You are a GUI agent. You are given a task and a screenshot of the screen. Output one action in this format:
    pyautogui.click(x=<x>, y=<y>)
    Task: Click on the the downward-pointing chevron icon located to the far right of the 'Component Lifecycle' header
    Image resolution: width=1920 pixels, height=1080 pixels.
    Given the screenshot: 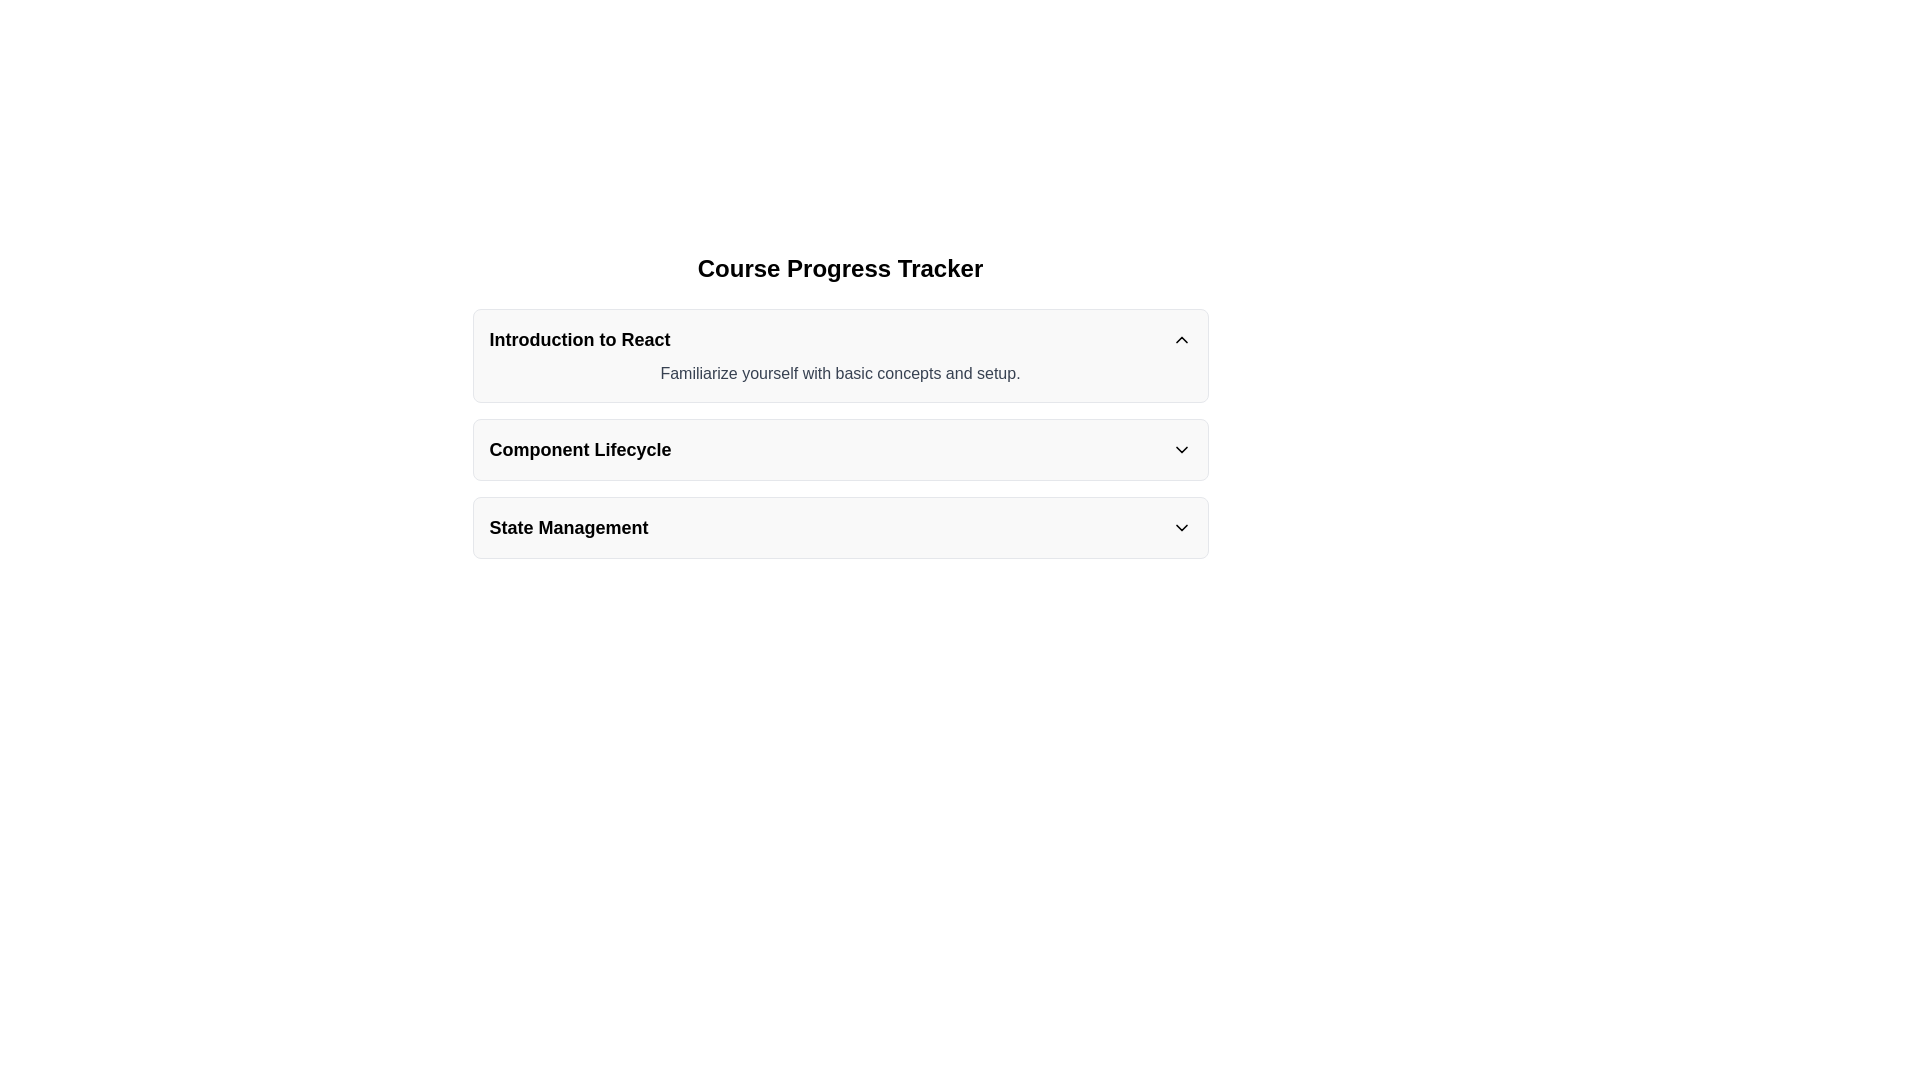 What is the action you would take?
    pyautogui.click(x=1181, y=450)
    